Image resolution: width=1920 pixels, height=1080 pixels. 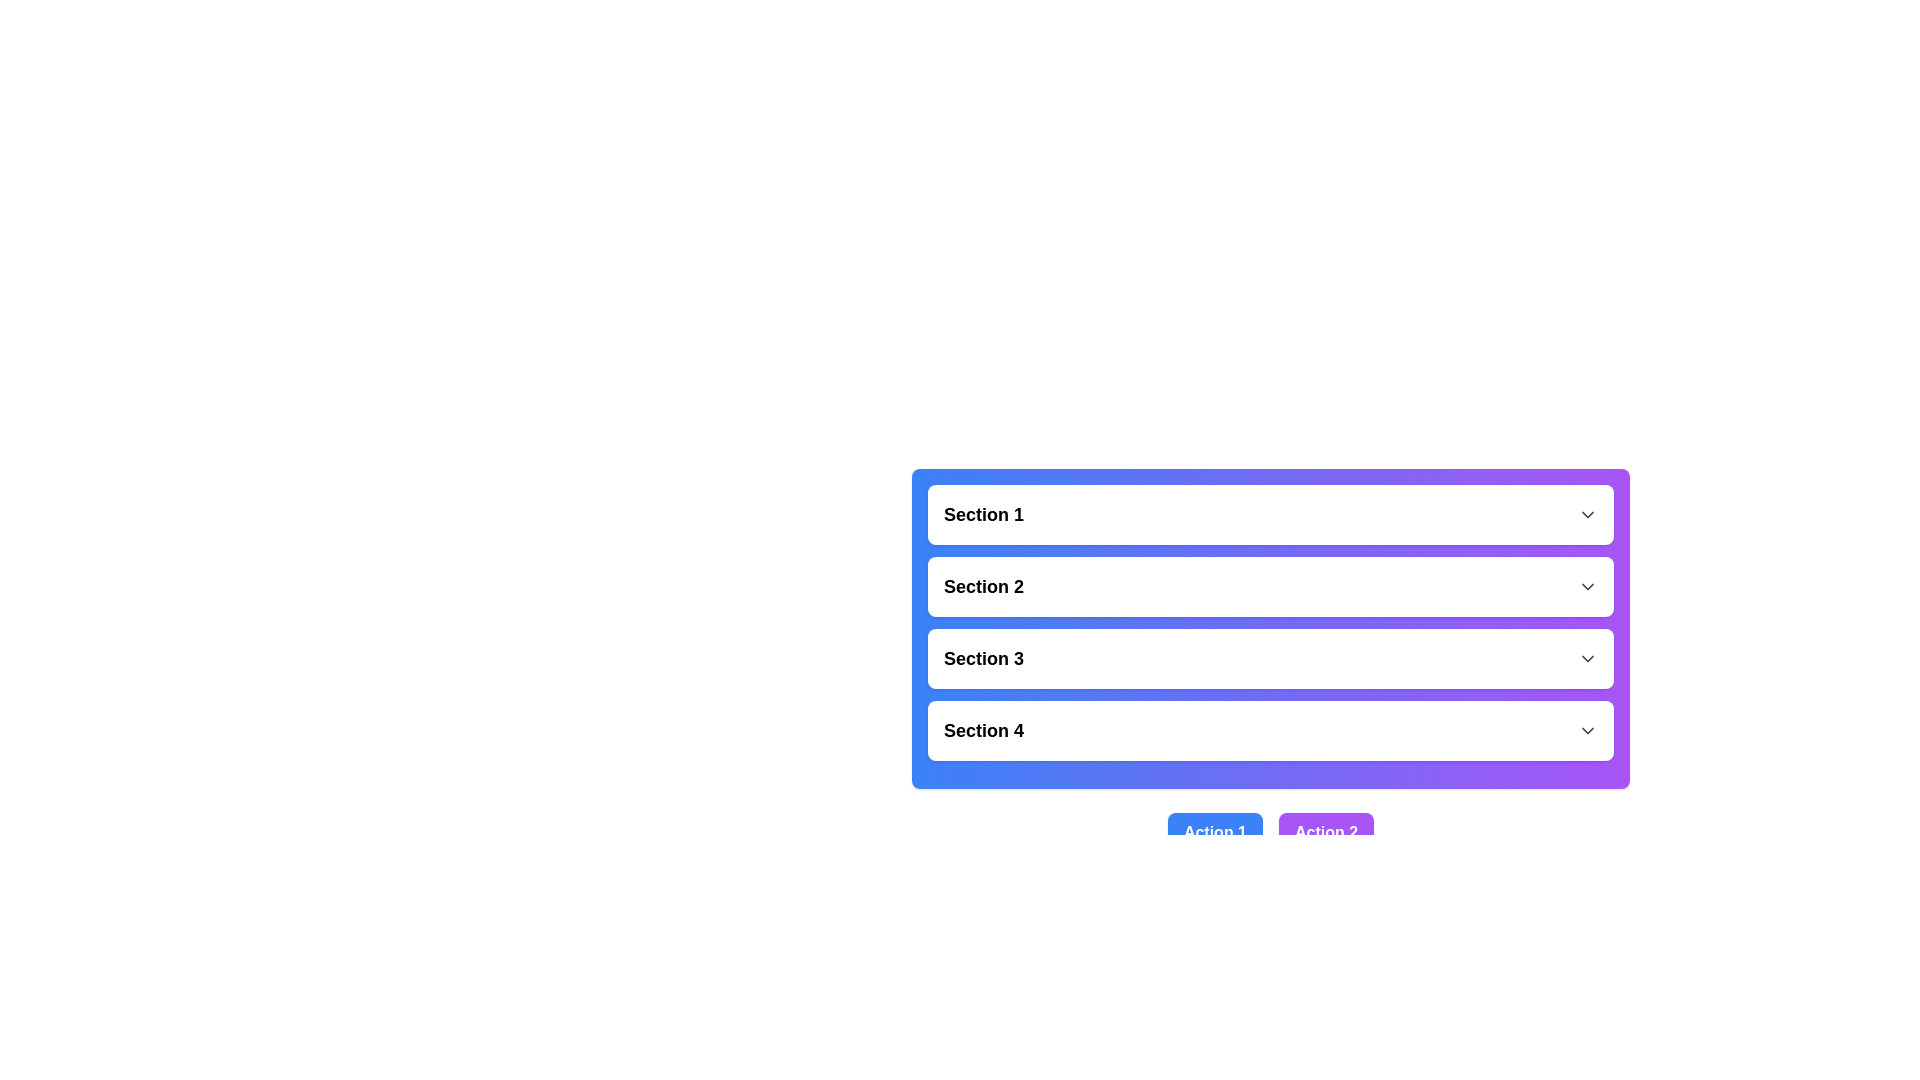 What do you see at coordinates (1270, 632) in the screenshot?
I see `the dropdown icon in the 'Collapsible Section Group'` at bounding box center [1270, 632].